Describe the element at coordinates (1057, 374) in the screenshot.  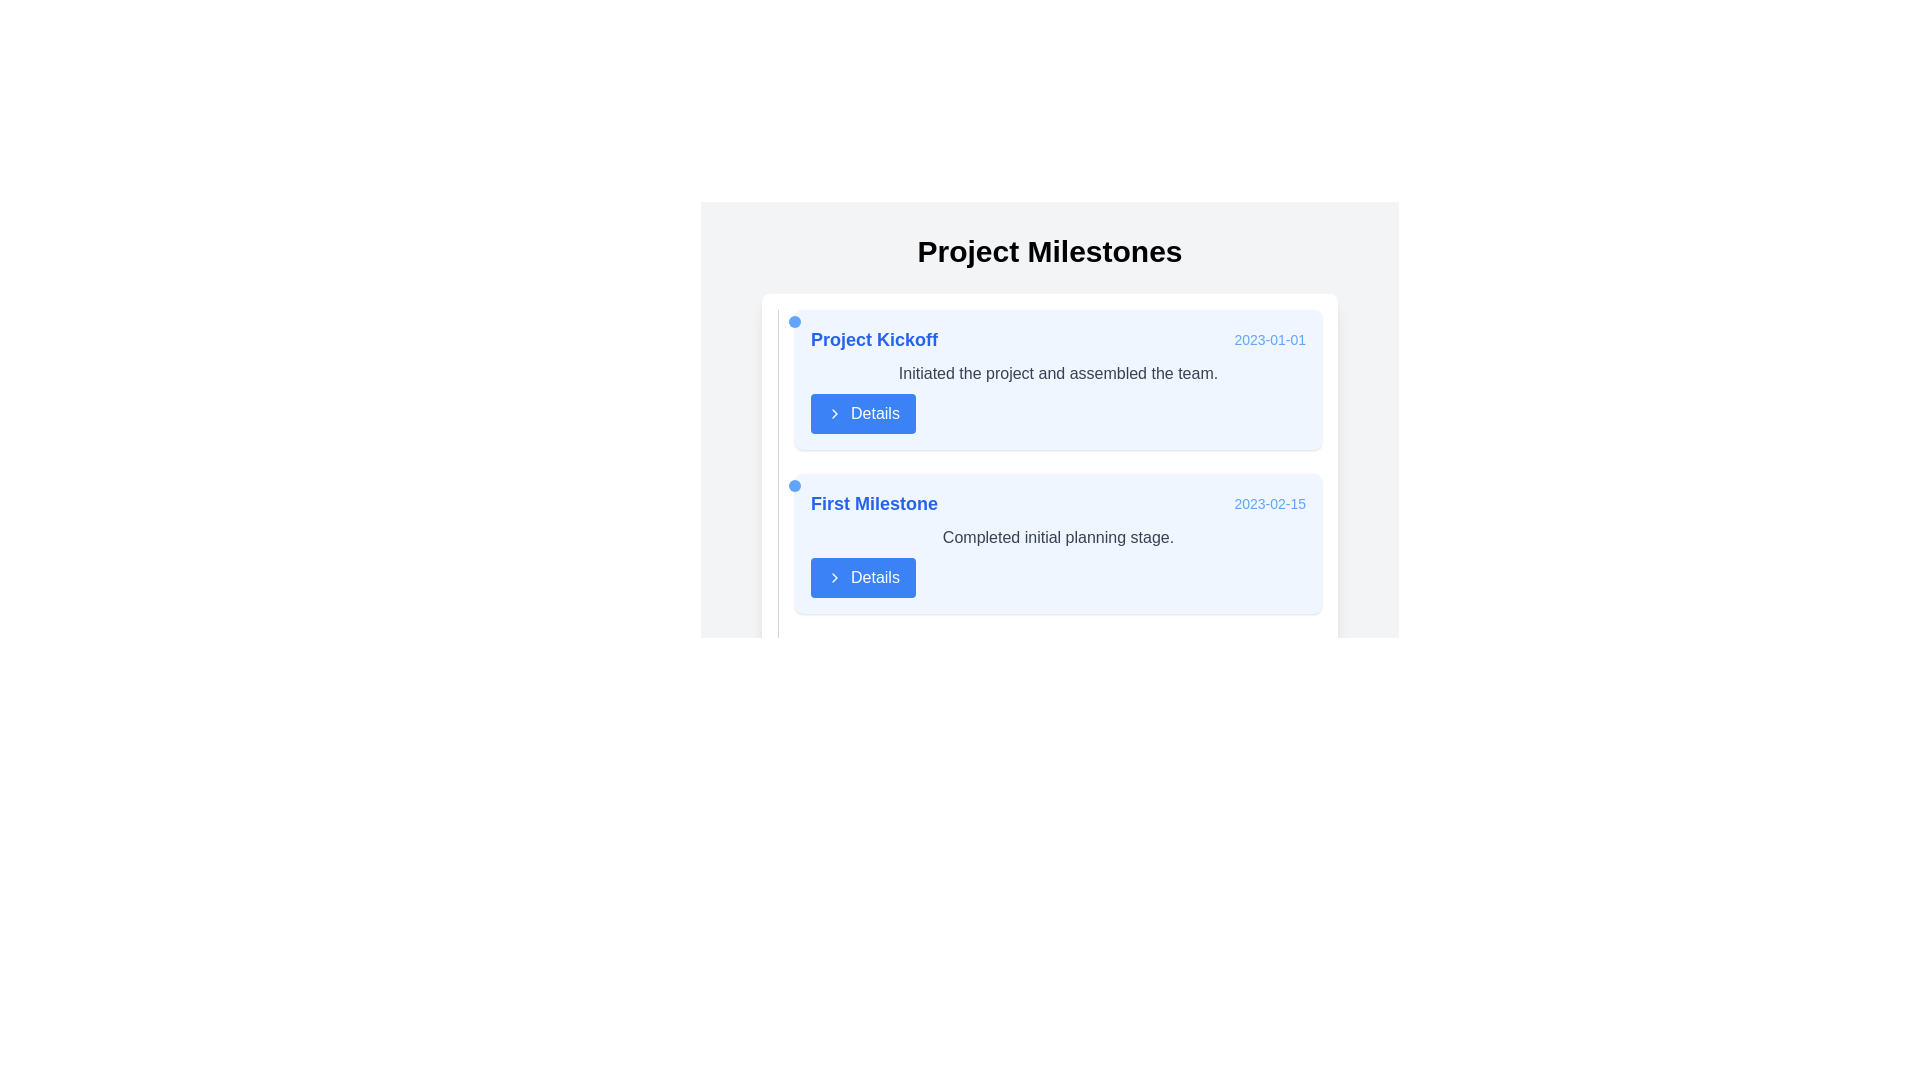
I see `static text element that states 'Initiated the project and assembled the team.' This element is located below the header 'Project Kickoff' and above the 'Details' button` at that location.